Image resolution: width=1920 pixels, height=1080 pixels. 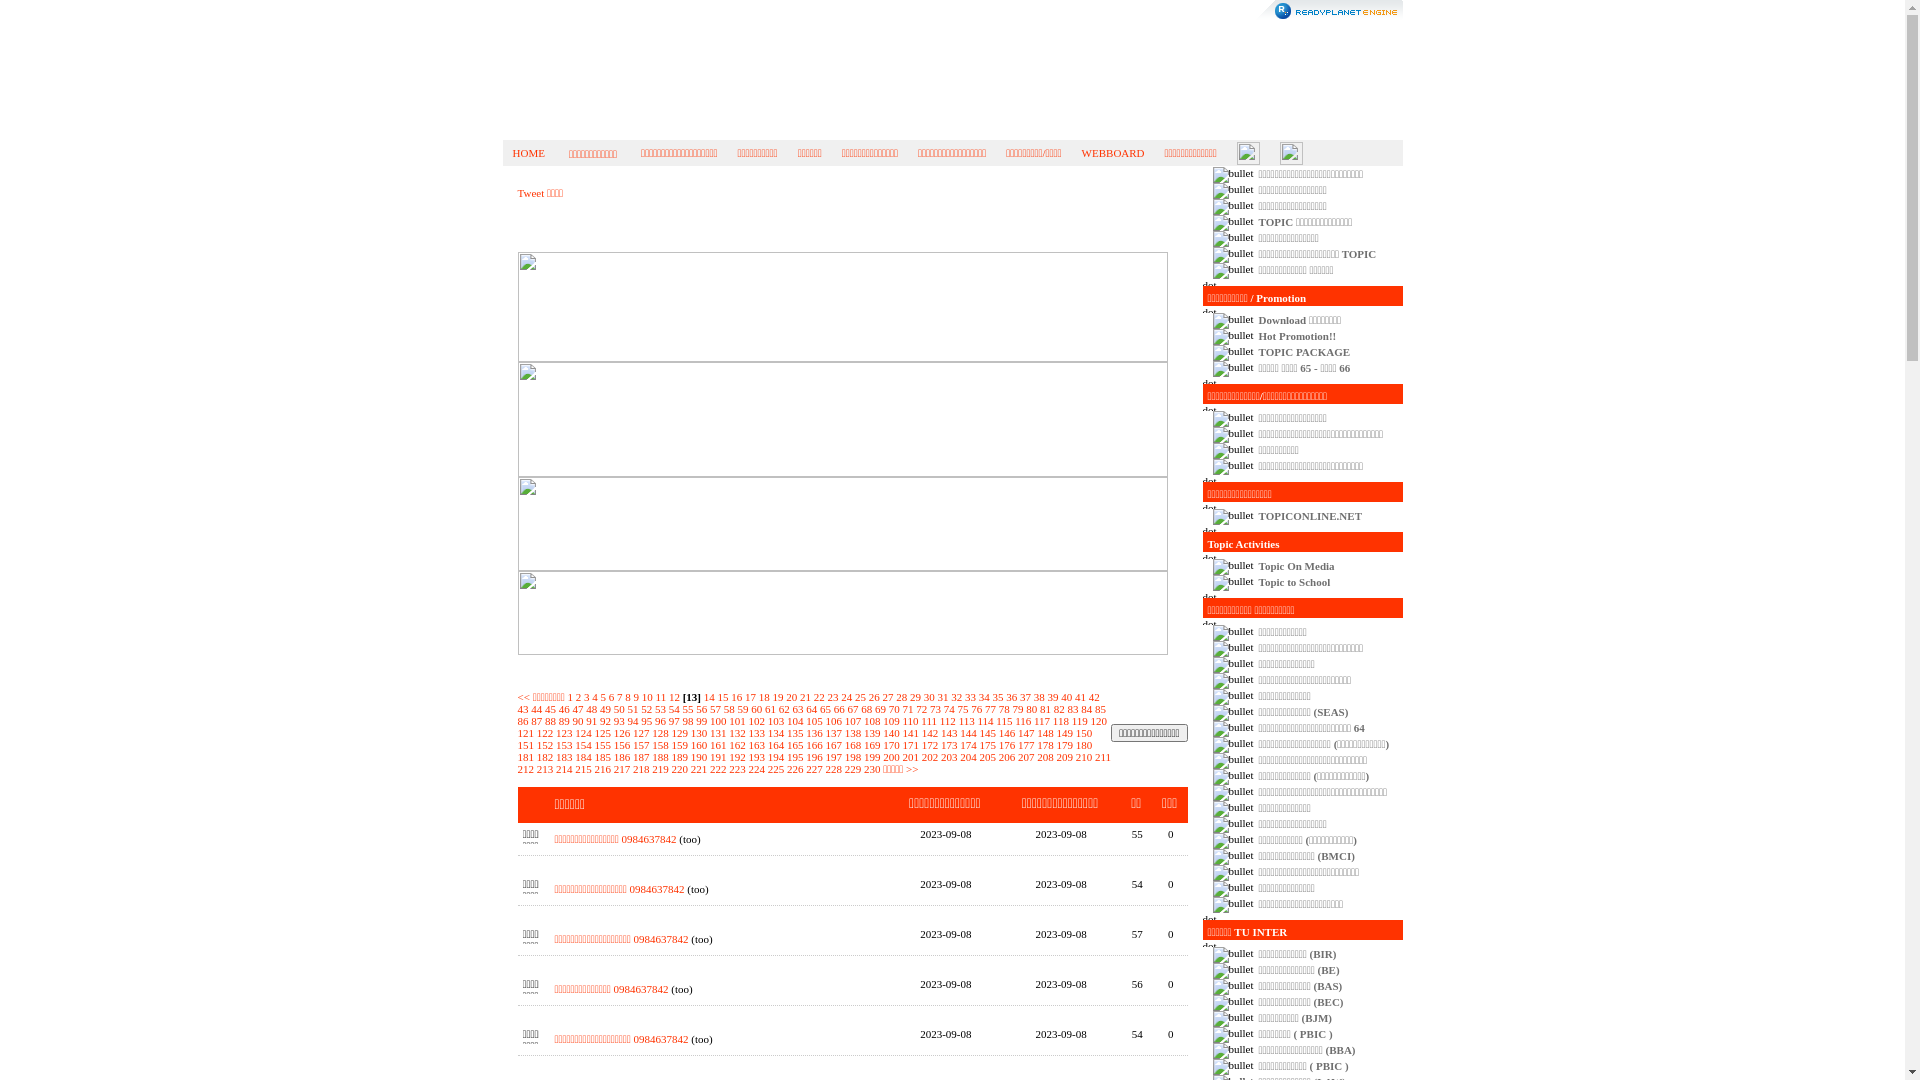 What do you see at coordinates (890, 732) in the screenshot?
I see `'140'` at bounding box center [890, 732].